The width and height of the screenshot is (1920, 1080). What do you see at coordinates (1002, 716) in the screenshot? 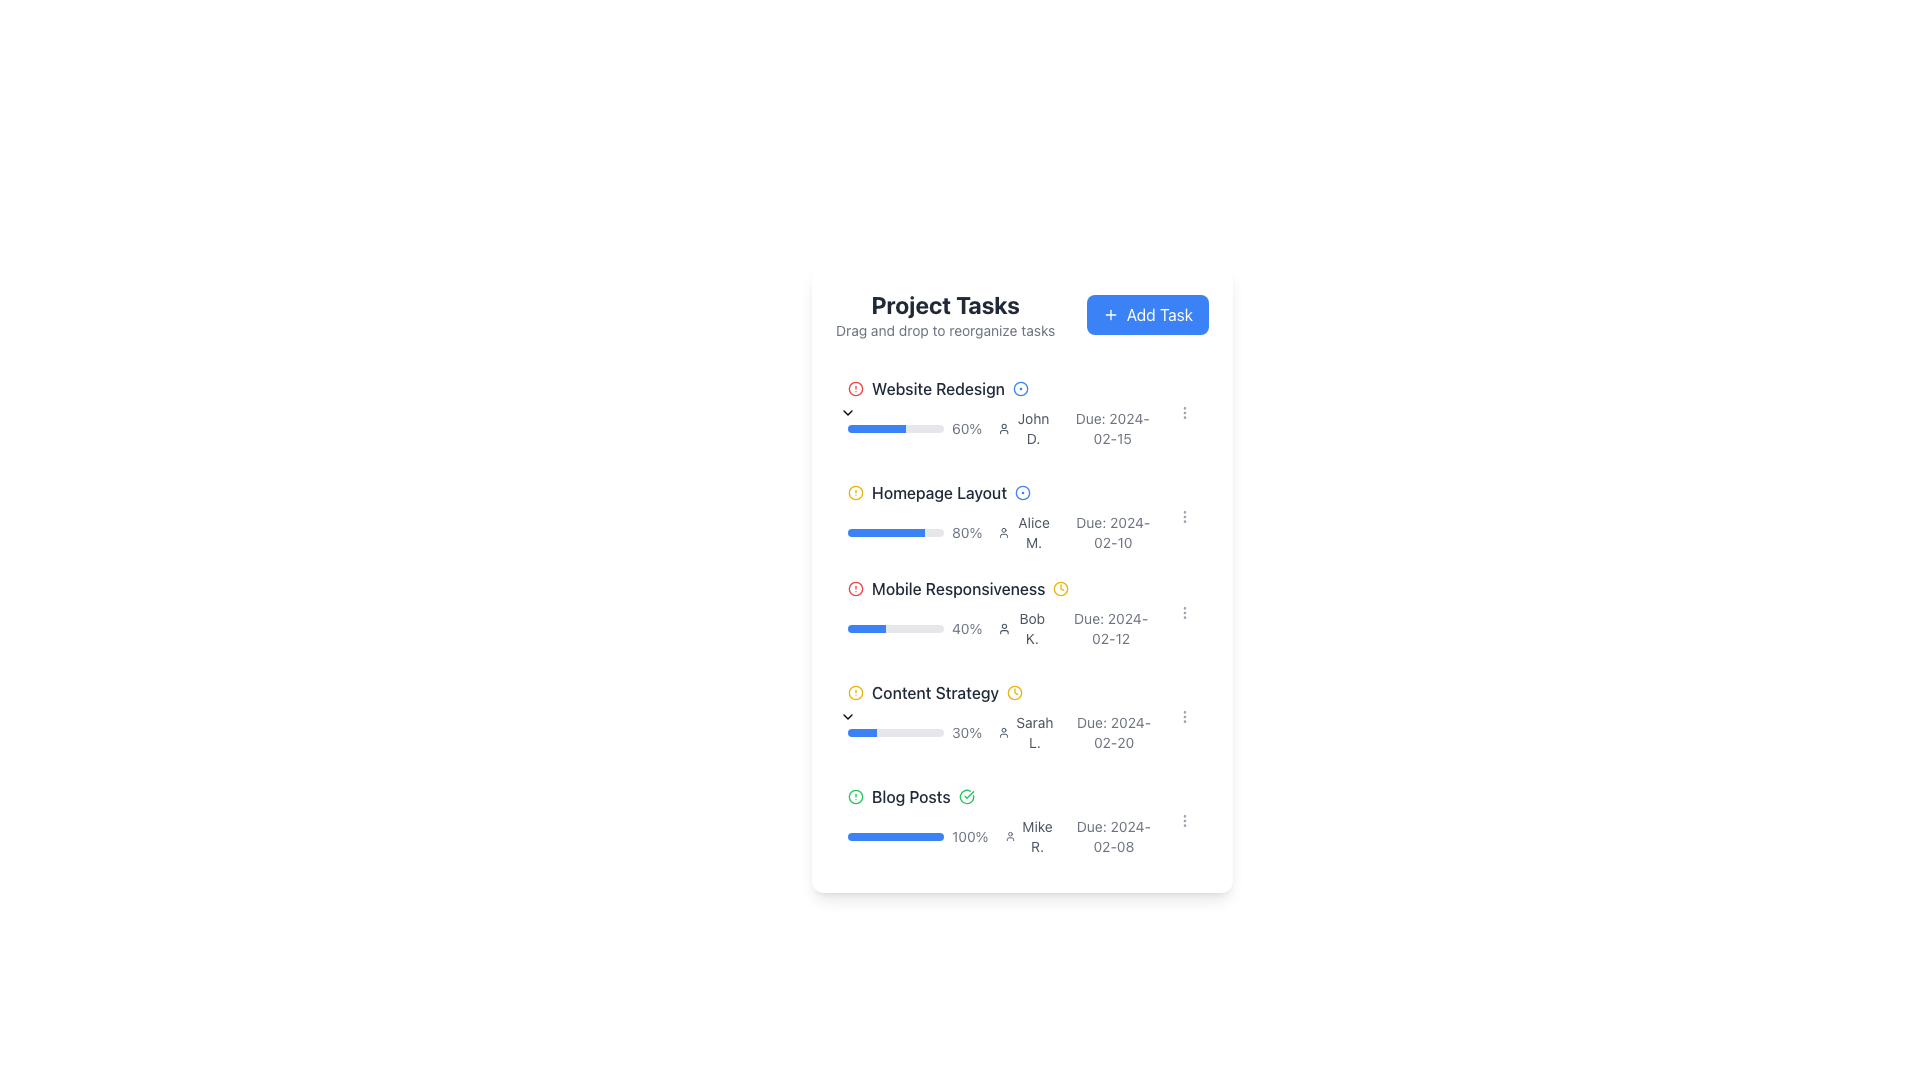
I see `the task card element that displays the details of a specific task within the project management interface` at bounding box center [1002, 716].